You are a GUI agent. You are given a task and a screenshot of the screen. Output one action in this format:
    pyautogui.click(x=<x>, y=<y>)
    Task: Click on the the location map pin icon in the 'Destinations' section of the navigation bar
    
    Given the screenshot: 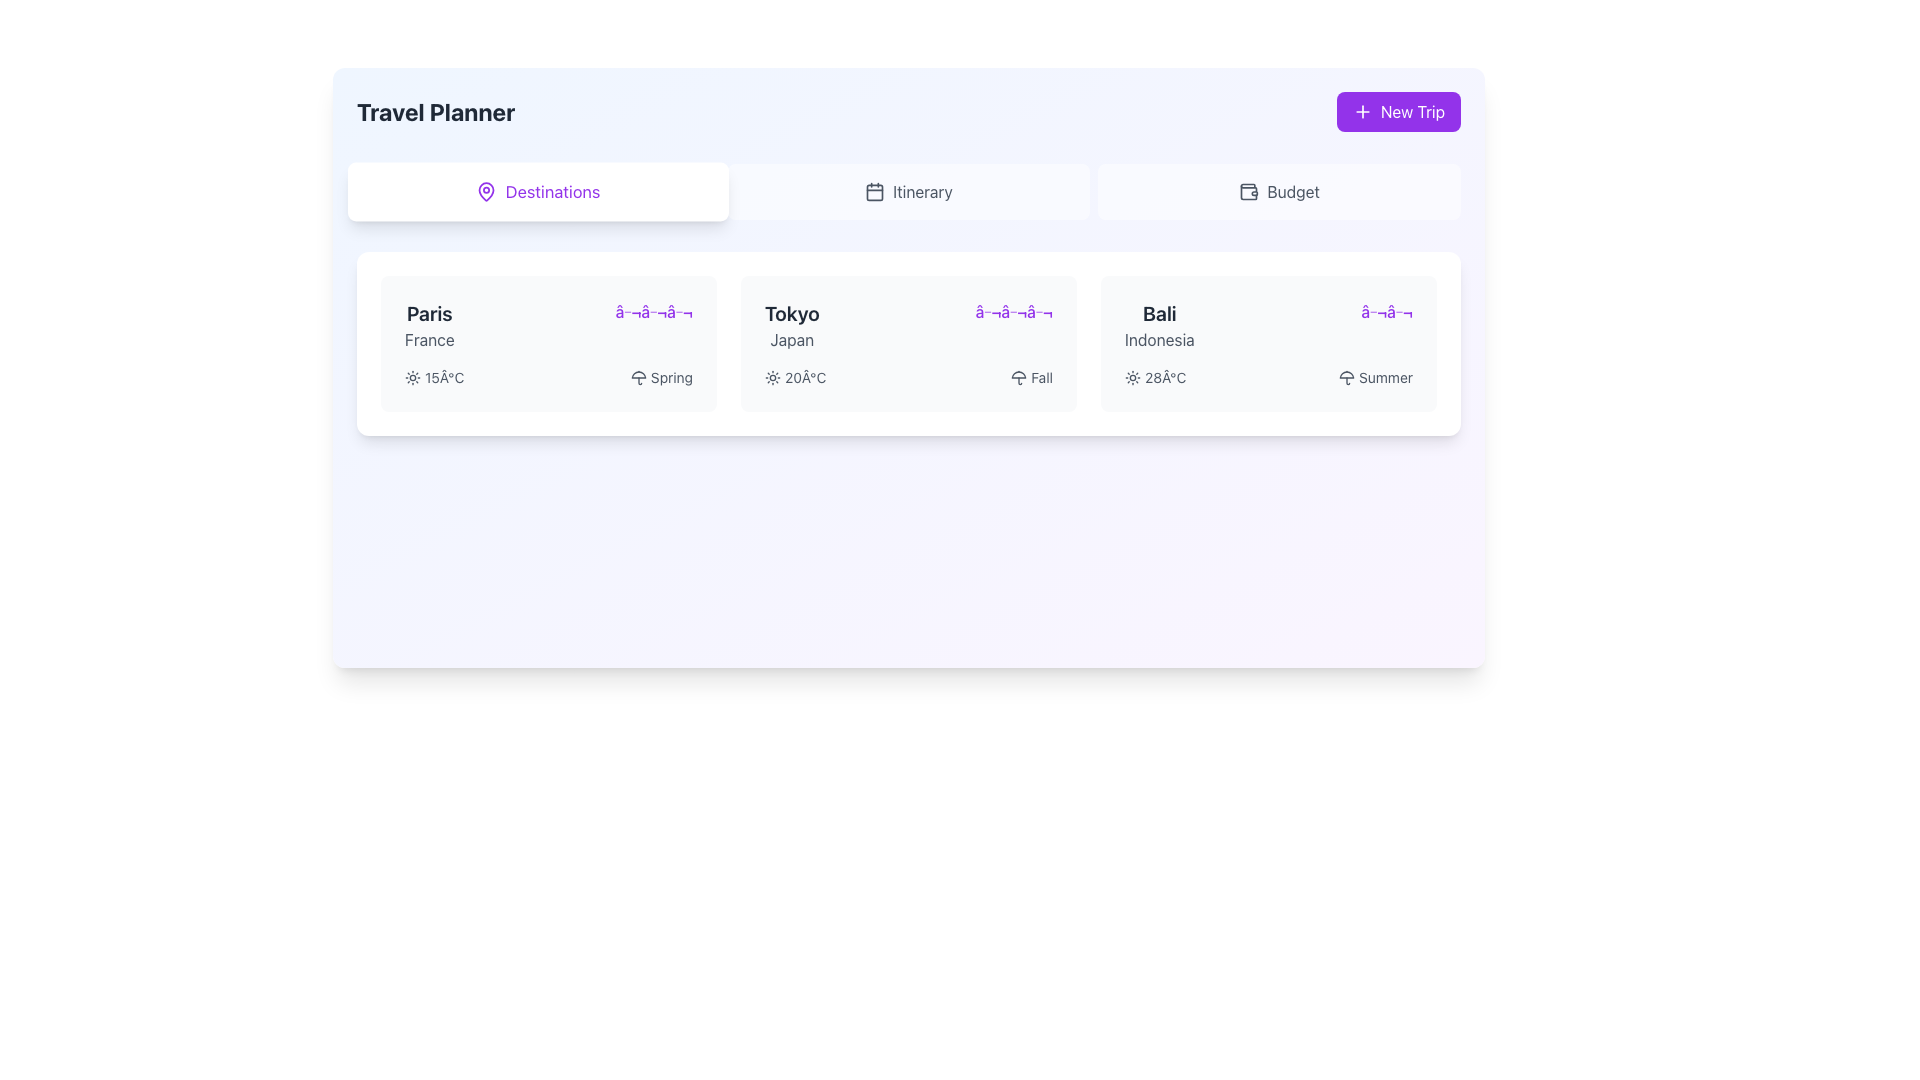 What is the action you would take?
    pyautogui.click(x=486, y=192)
    